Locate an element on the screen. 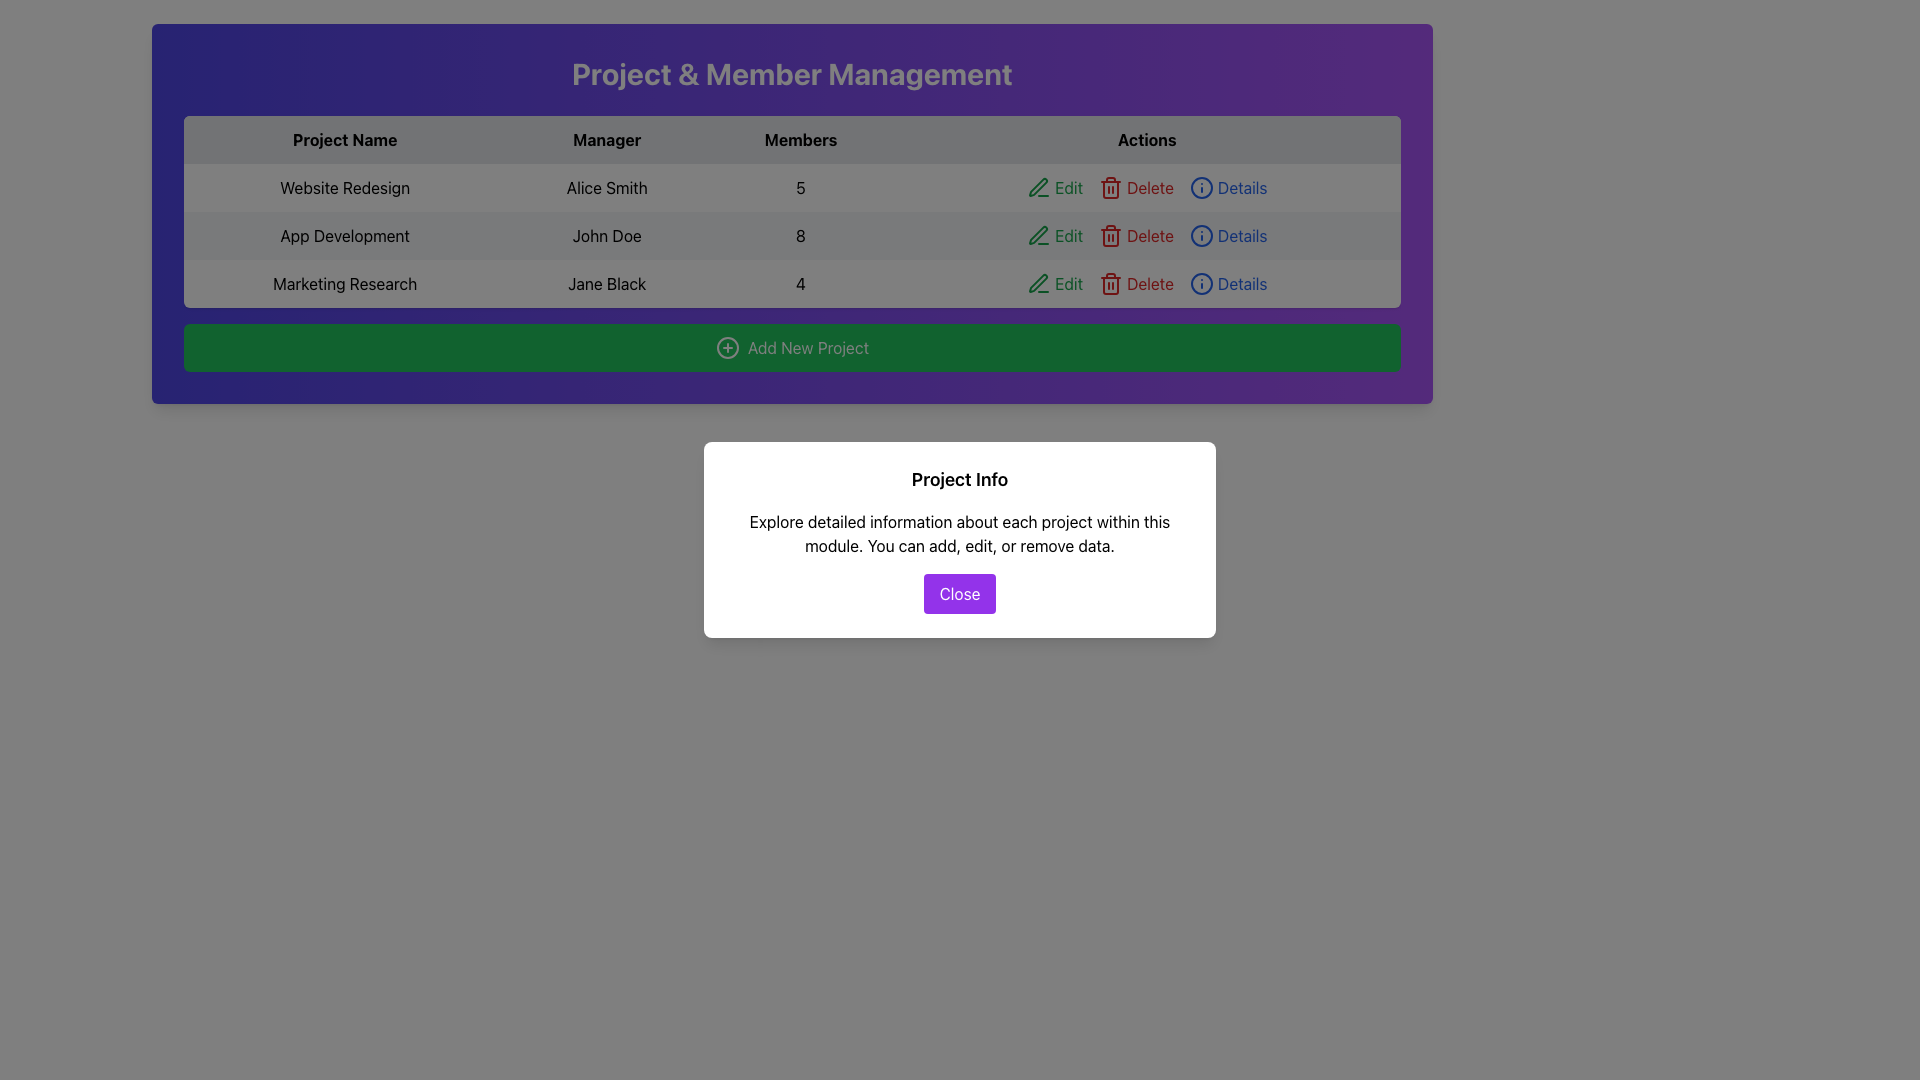 This screenshot has width=1920, height=1080. the trash can icon in the 'Actions' column of the third row under 'Project & Member Management' is located at coordinates (1110, 284).